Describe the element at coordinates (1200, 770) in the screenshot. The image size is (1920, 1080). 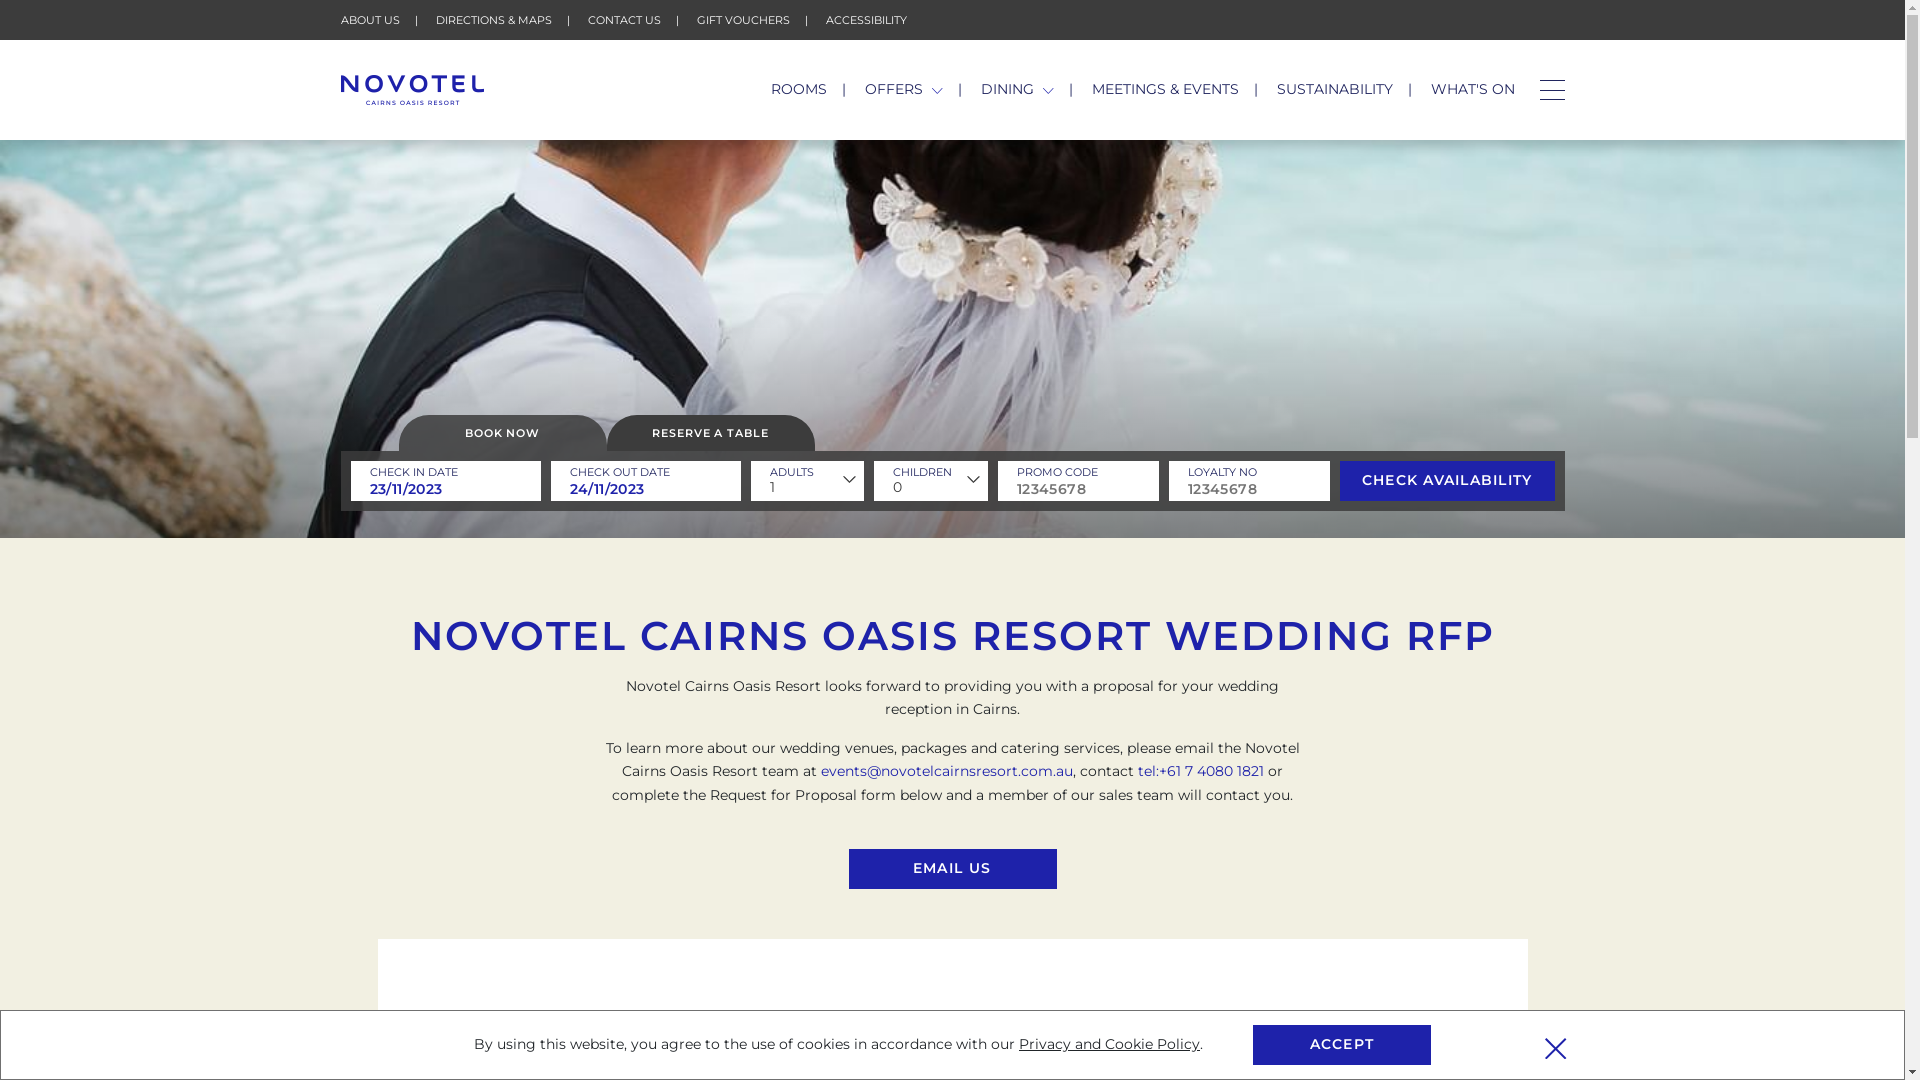
I see `'tel:+61 7 4080 1821'` at that location.